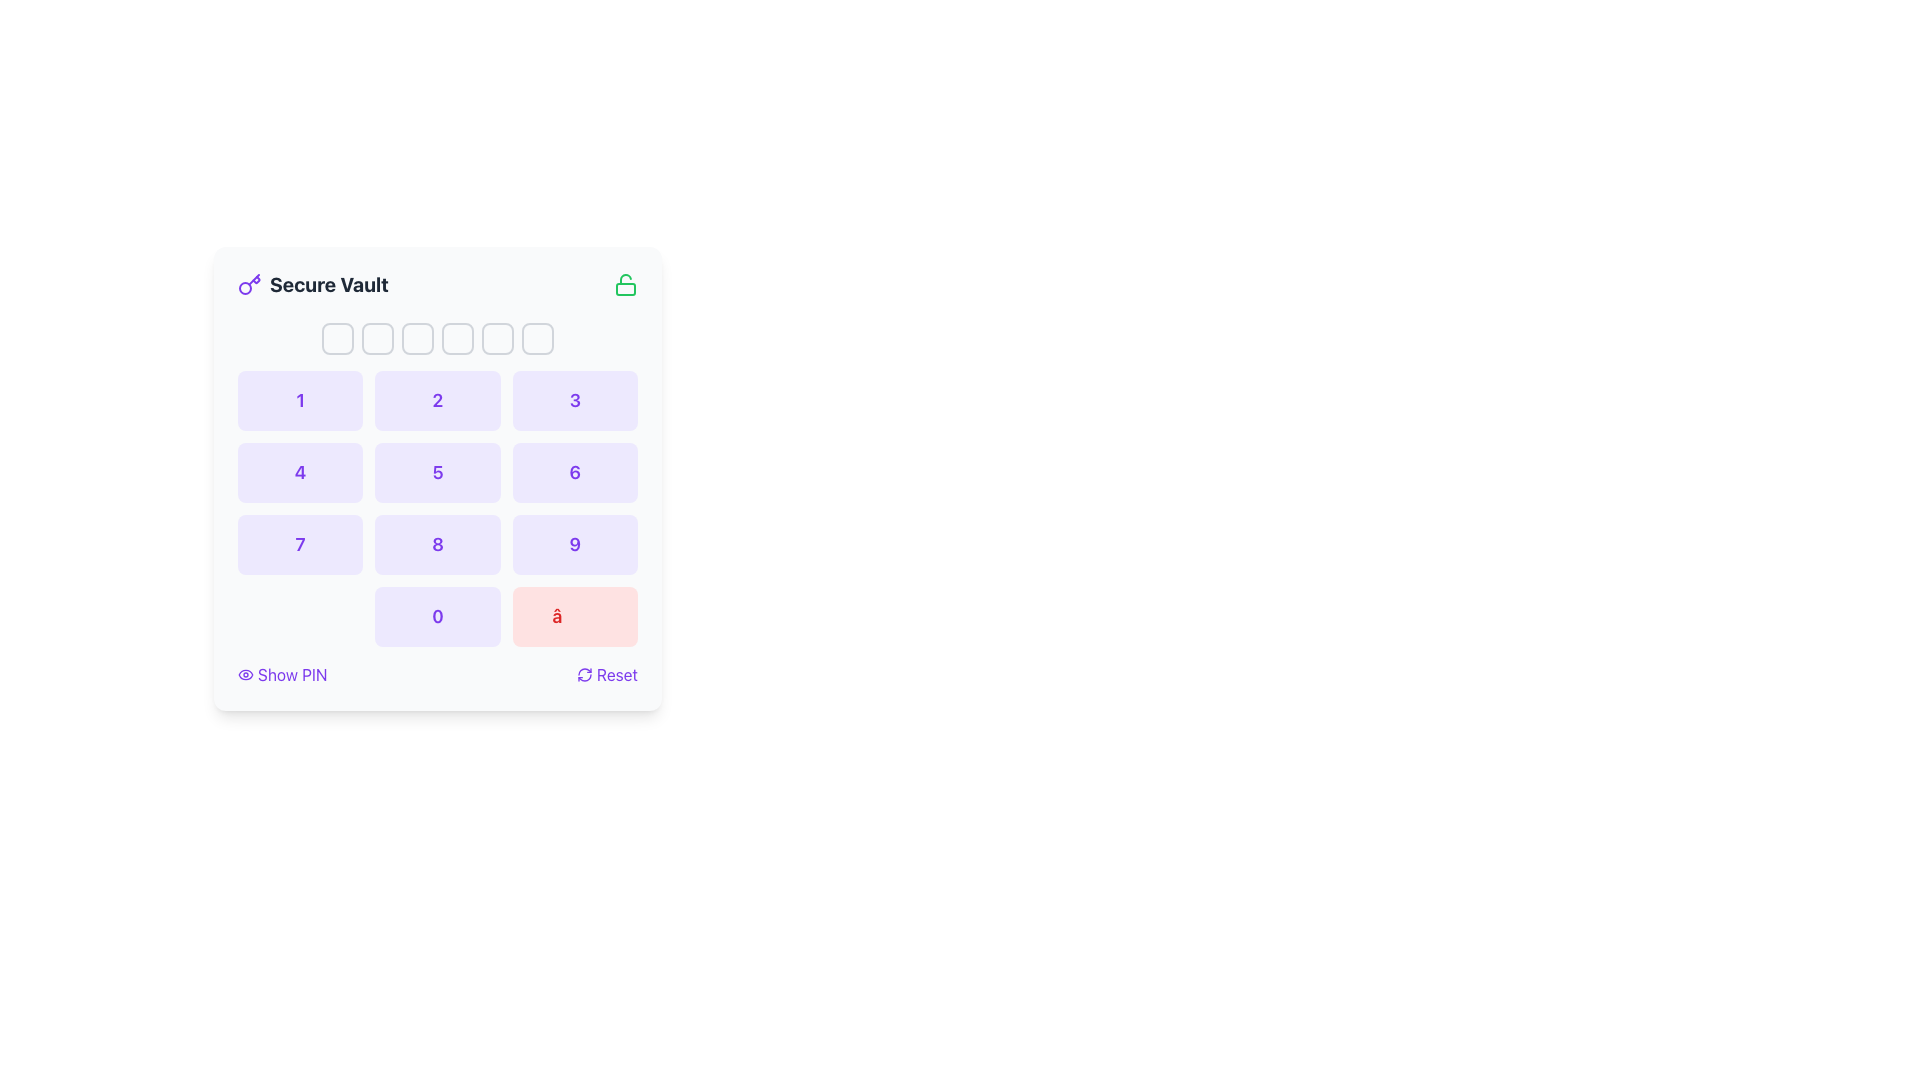  I want to click on the rectangular button with rounded corners and a violet background displaying the number '5', located in the center of the second row of buttons, so click(436, 473).